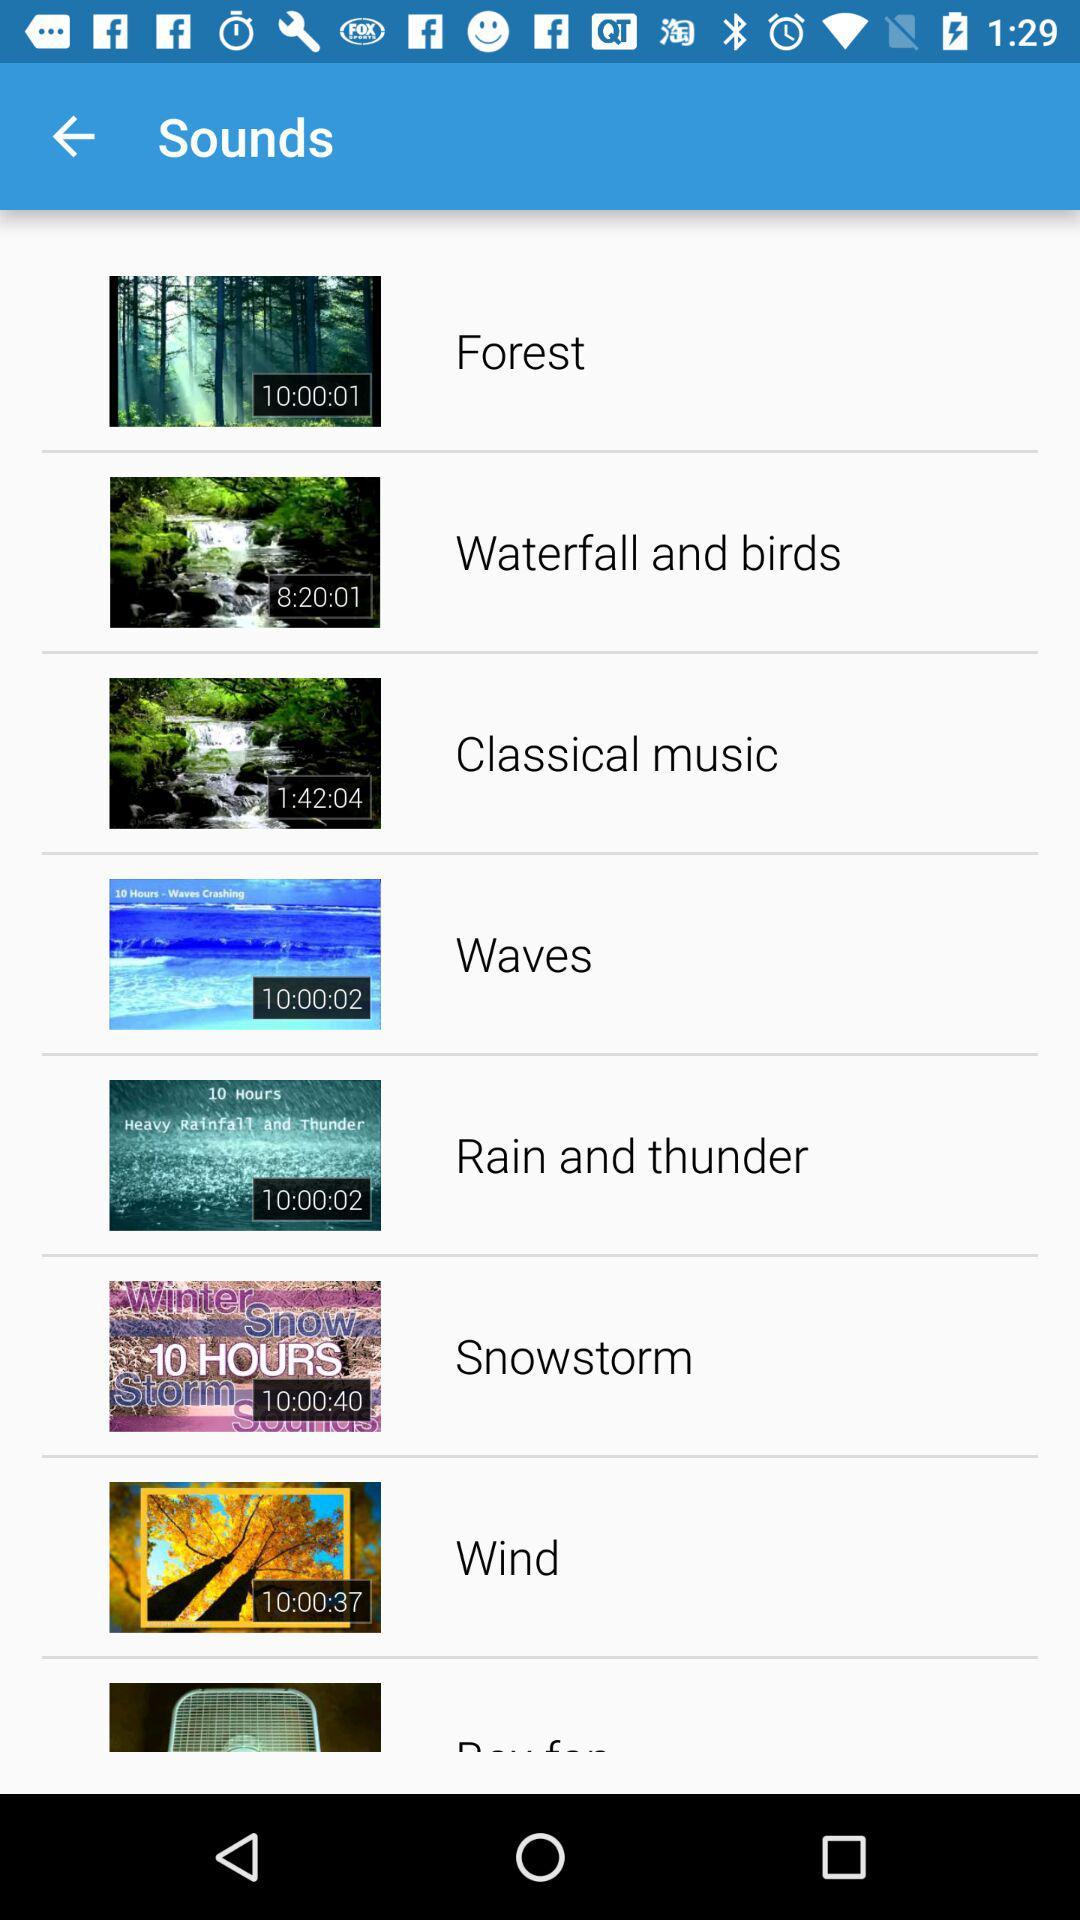  I want to click on the item below the wind app, so click(739, 1711).